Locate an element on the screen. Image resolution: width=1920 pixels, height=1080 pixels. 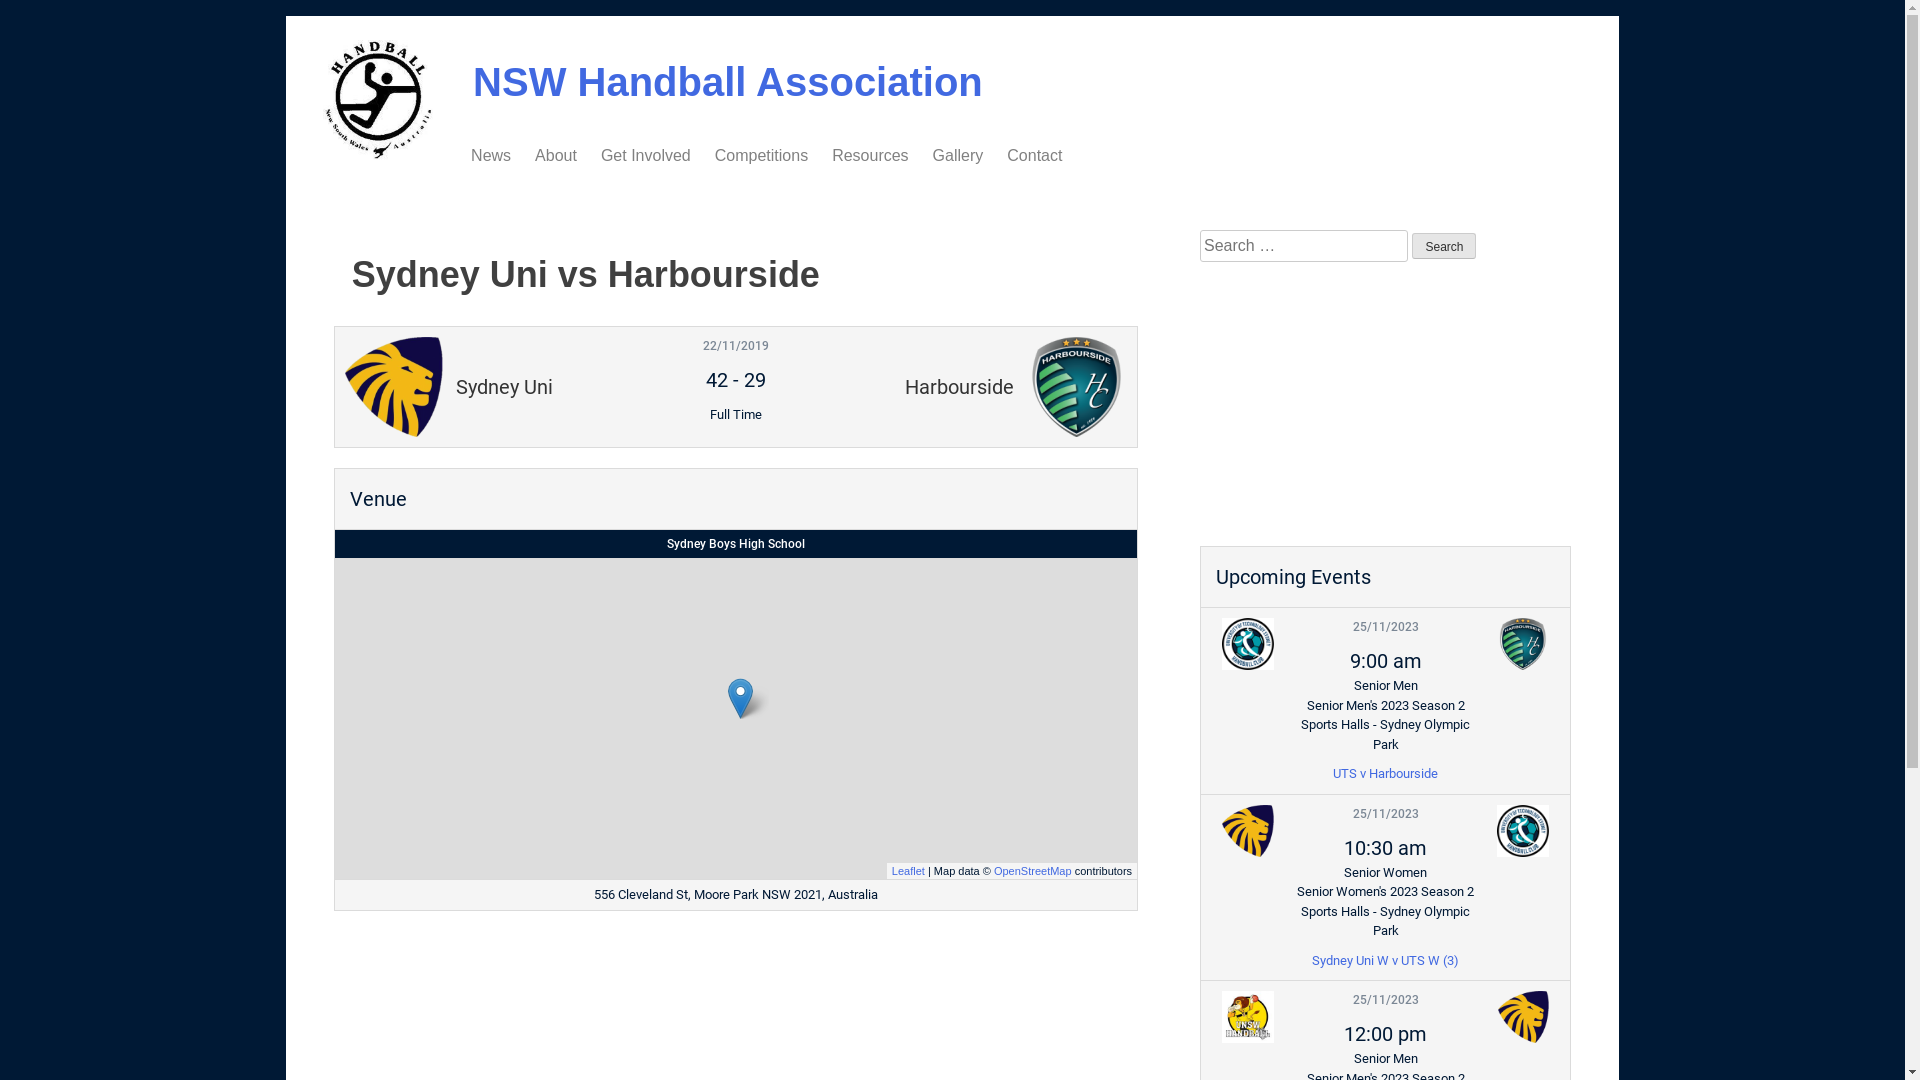
'Gallery' is located at coordinates (931, 154).